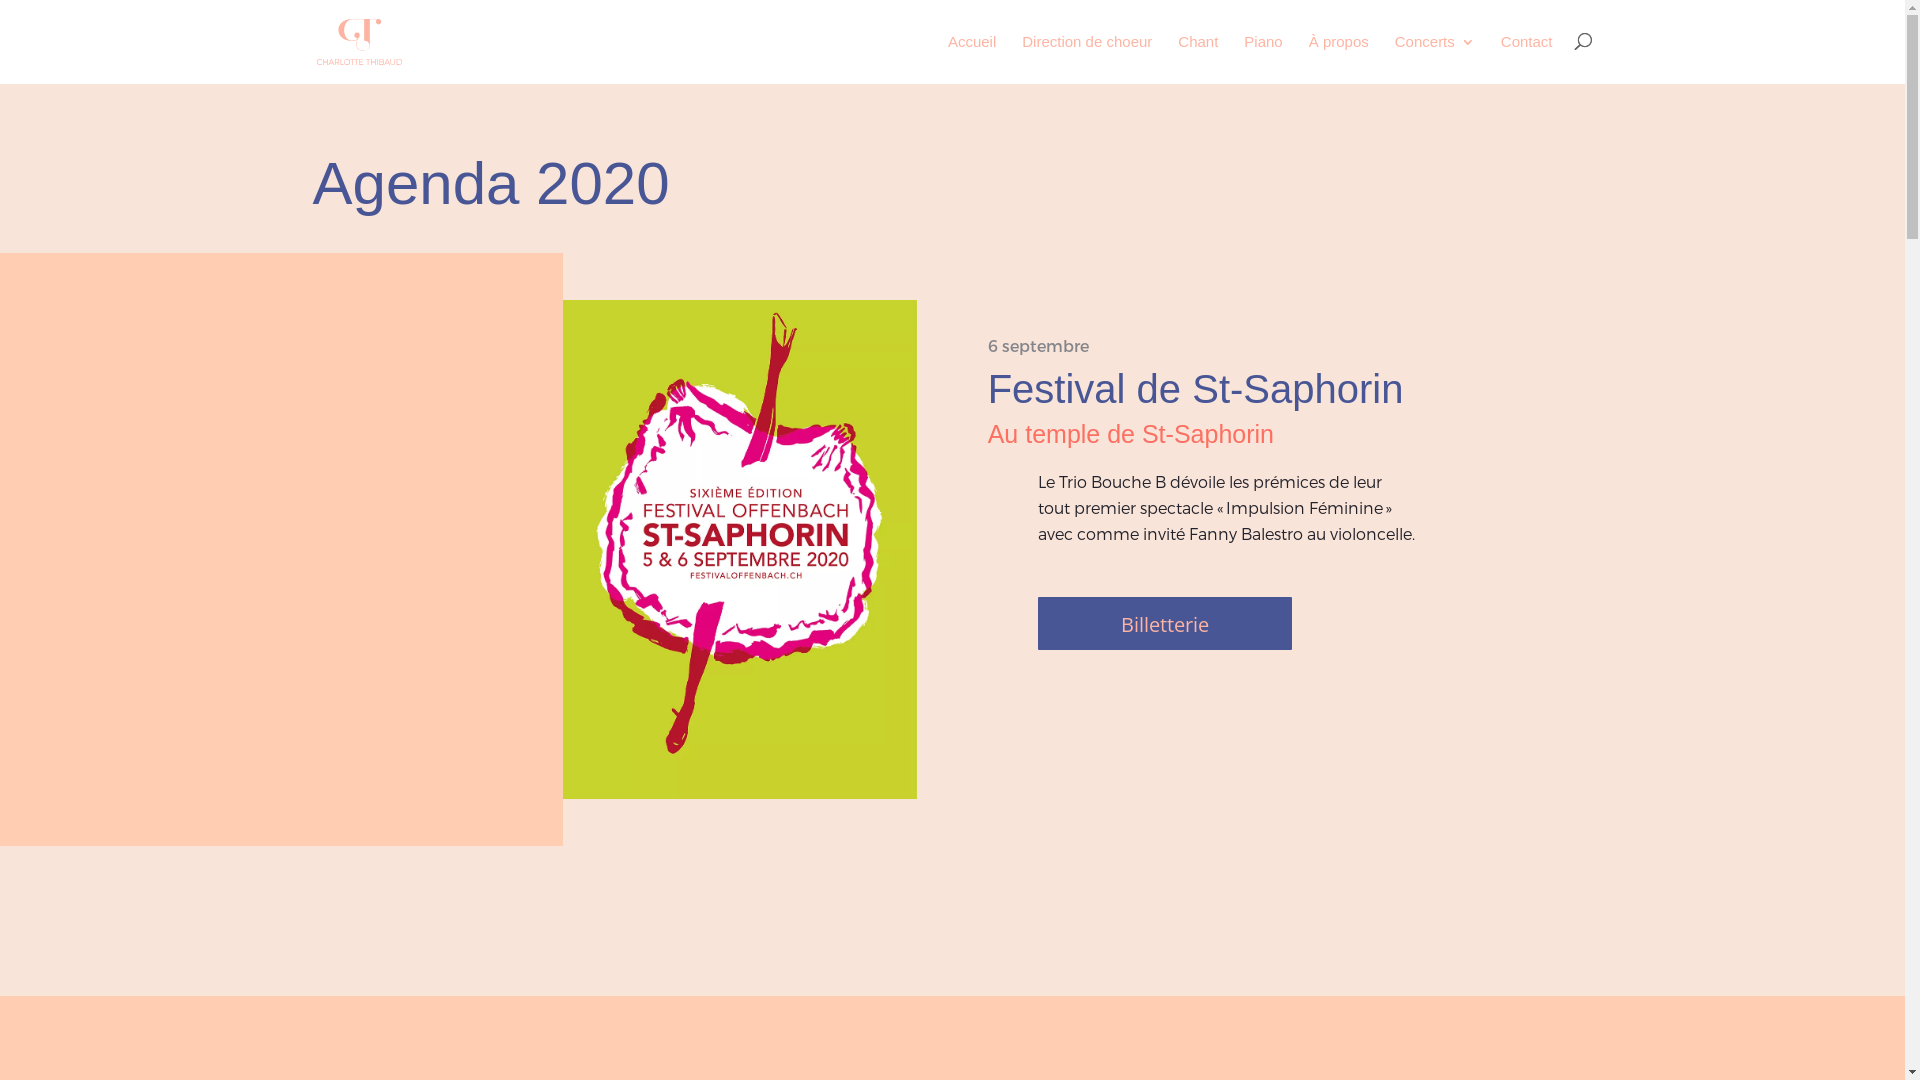 The image size is (1920, 1080). Describe the element at coordinates (1525, 57) in the screenshot. I see `'Contact'` at that location.